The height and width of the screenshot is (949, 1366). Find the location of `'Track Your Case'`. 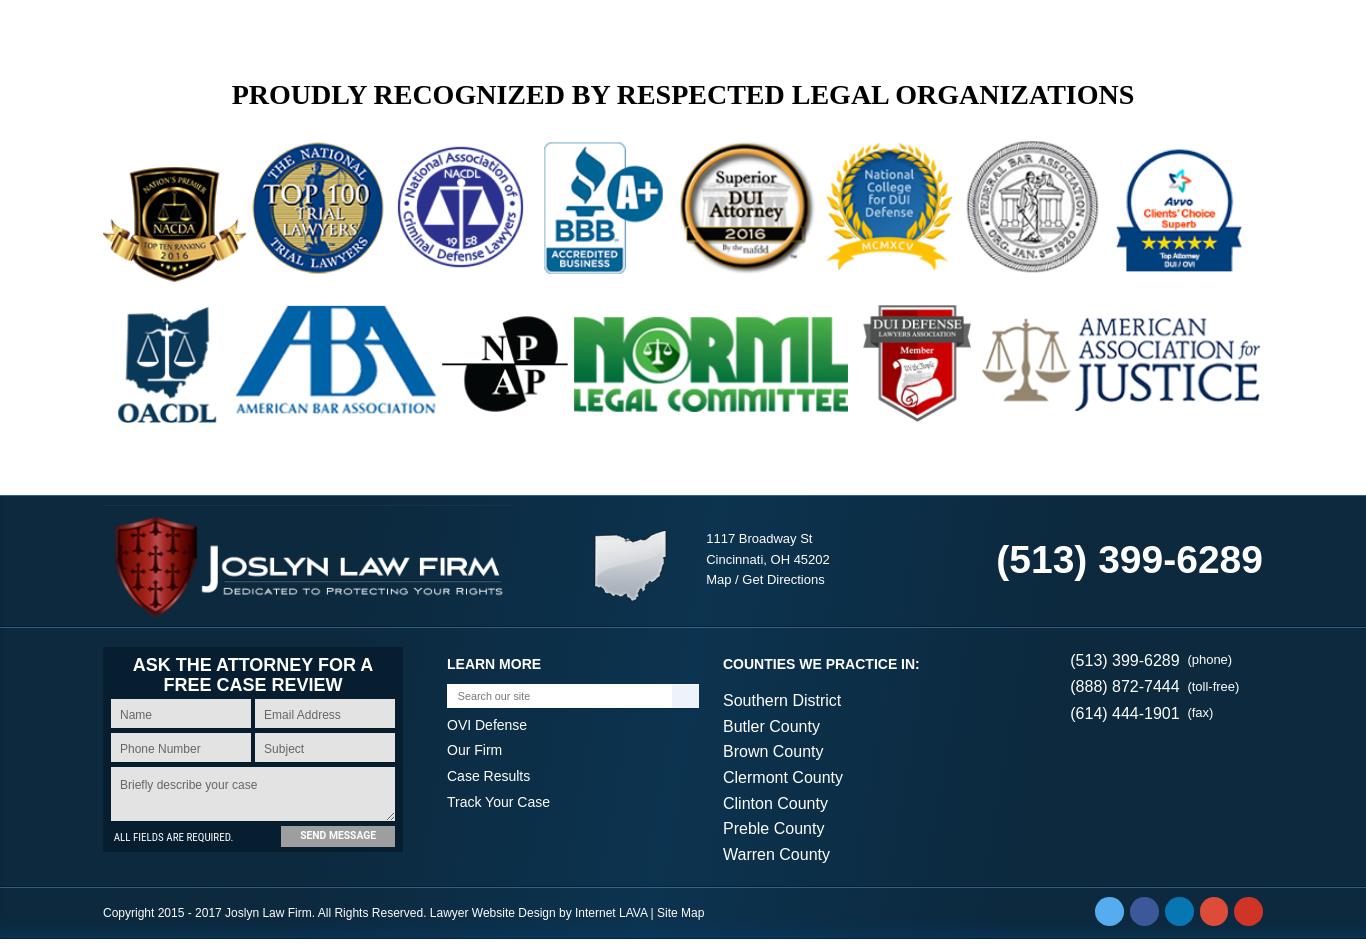

'Track Your Case' is located at coordinates (498, 812).